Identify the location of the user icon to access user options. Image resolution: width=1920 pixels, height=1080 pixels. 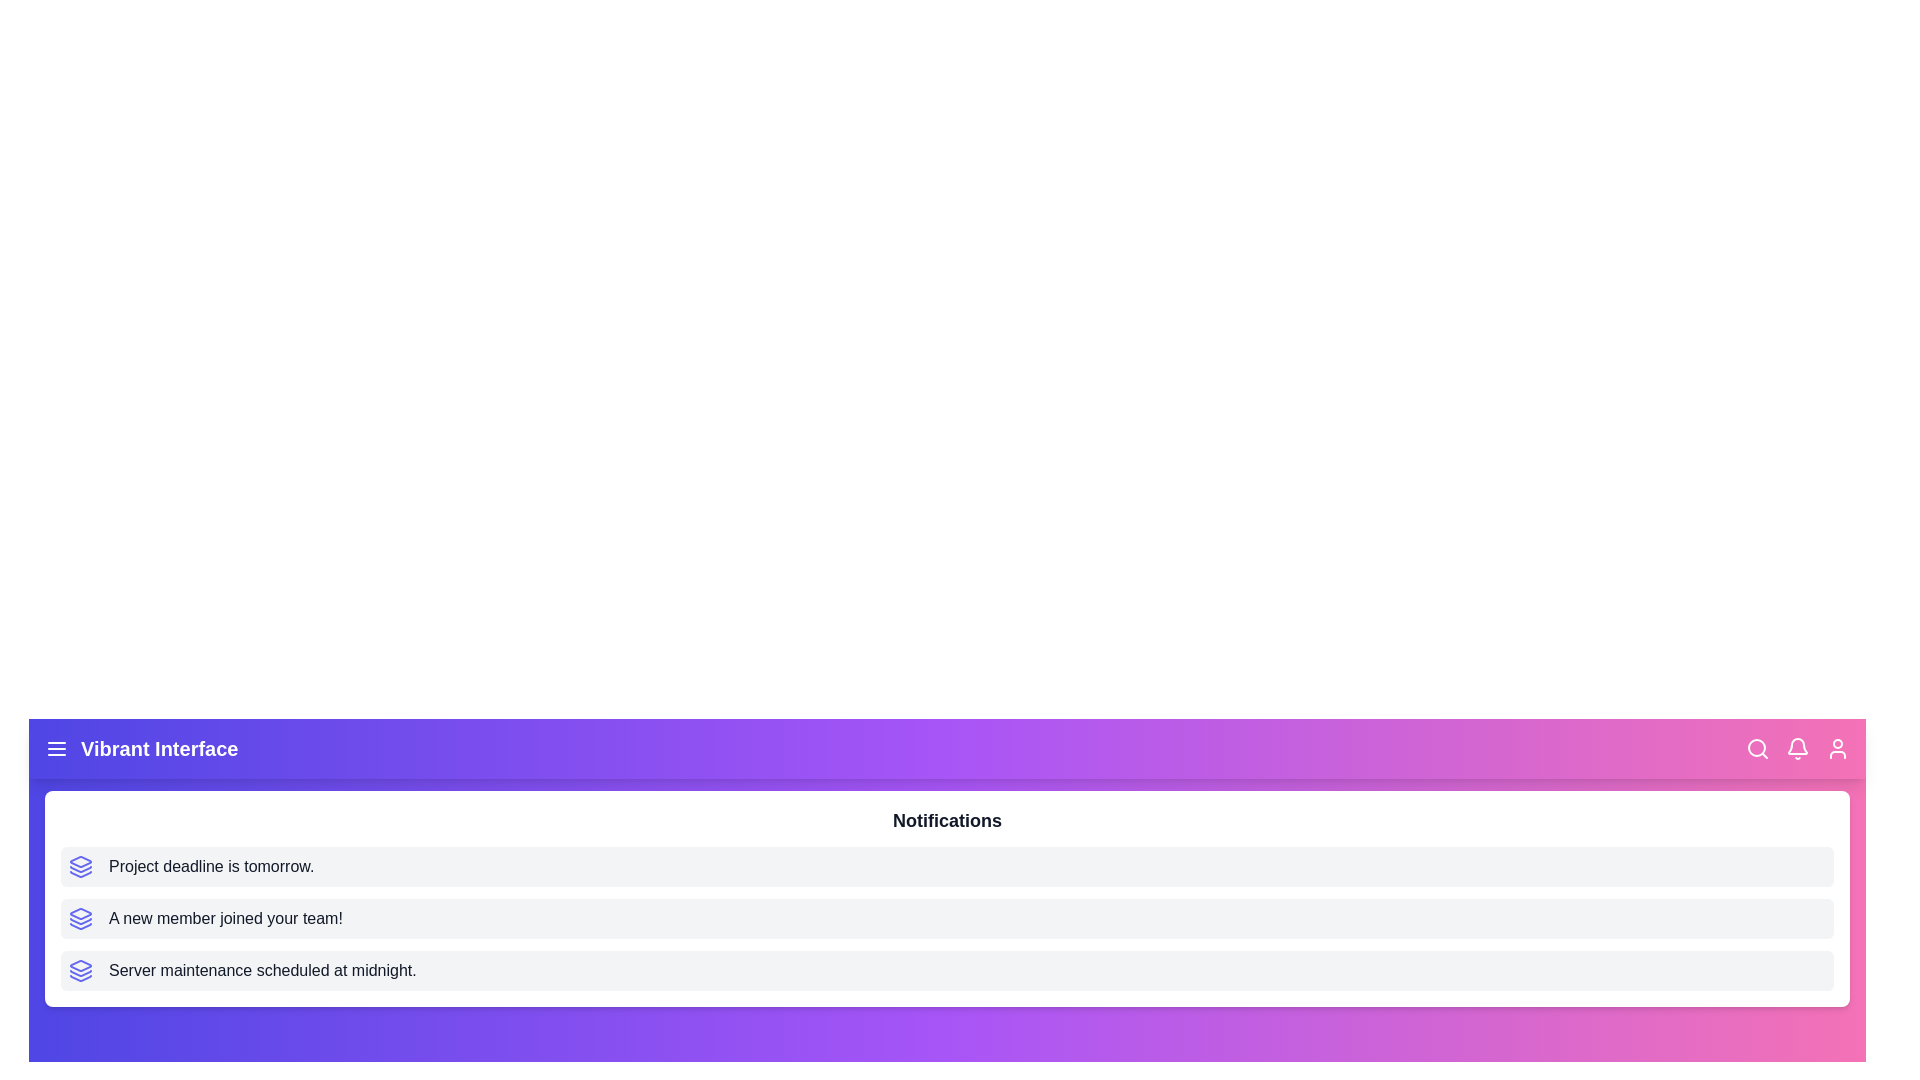
(1838, 748).